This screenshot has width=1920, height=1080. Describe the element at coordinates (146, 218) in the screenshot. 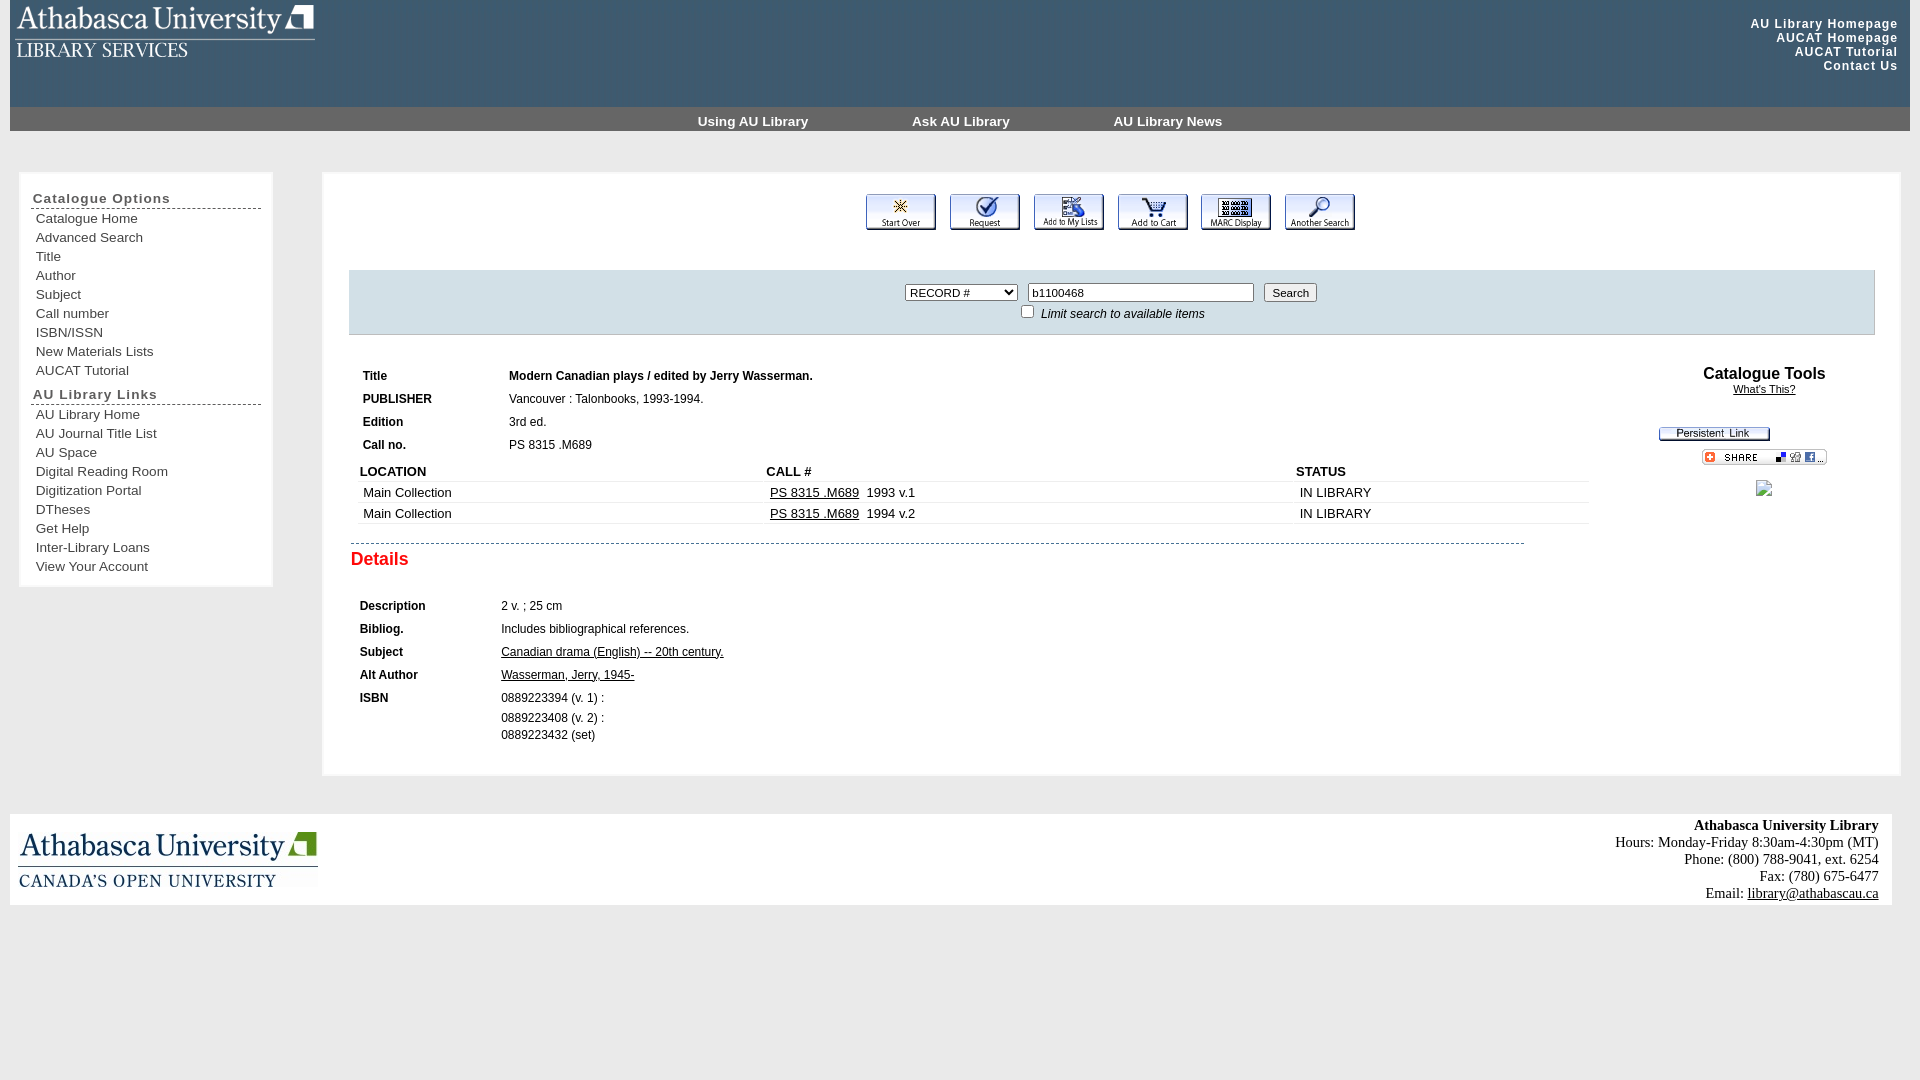

I see `'Catalogue Home'` at that location.